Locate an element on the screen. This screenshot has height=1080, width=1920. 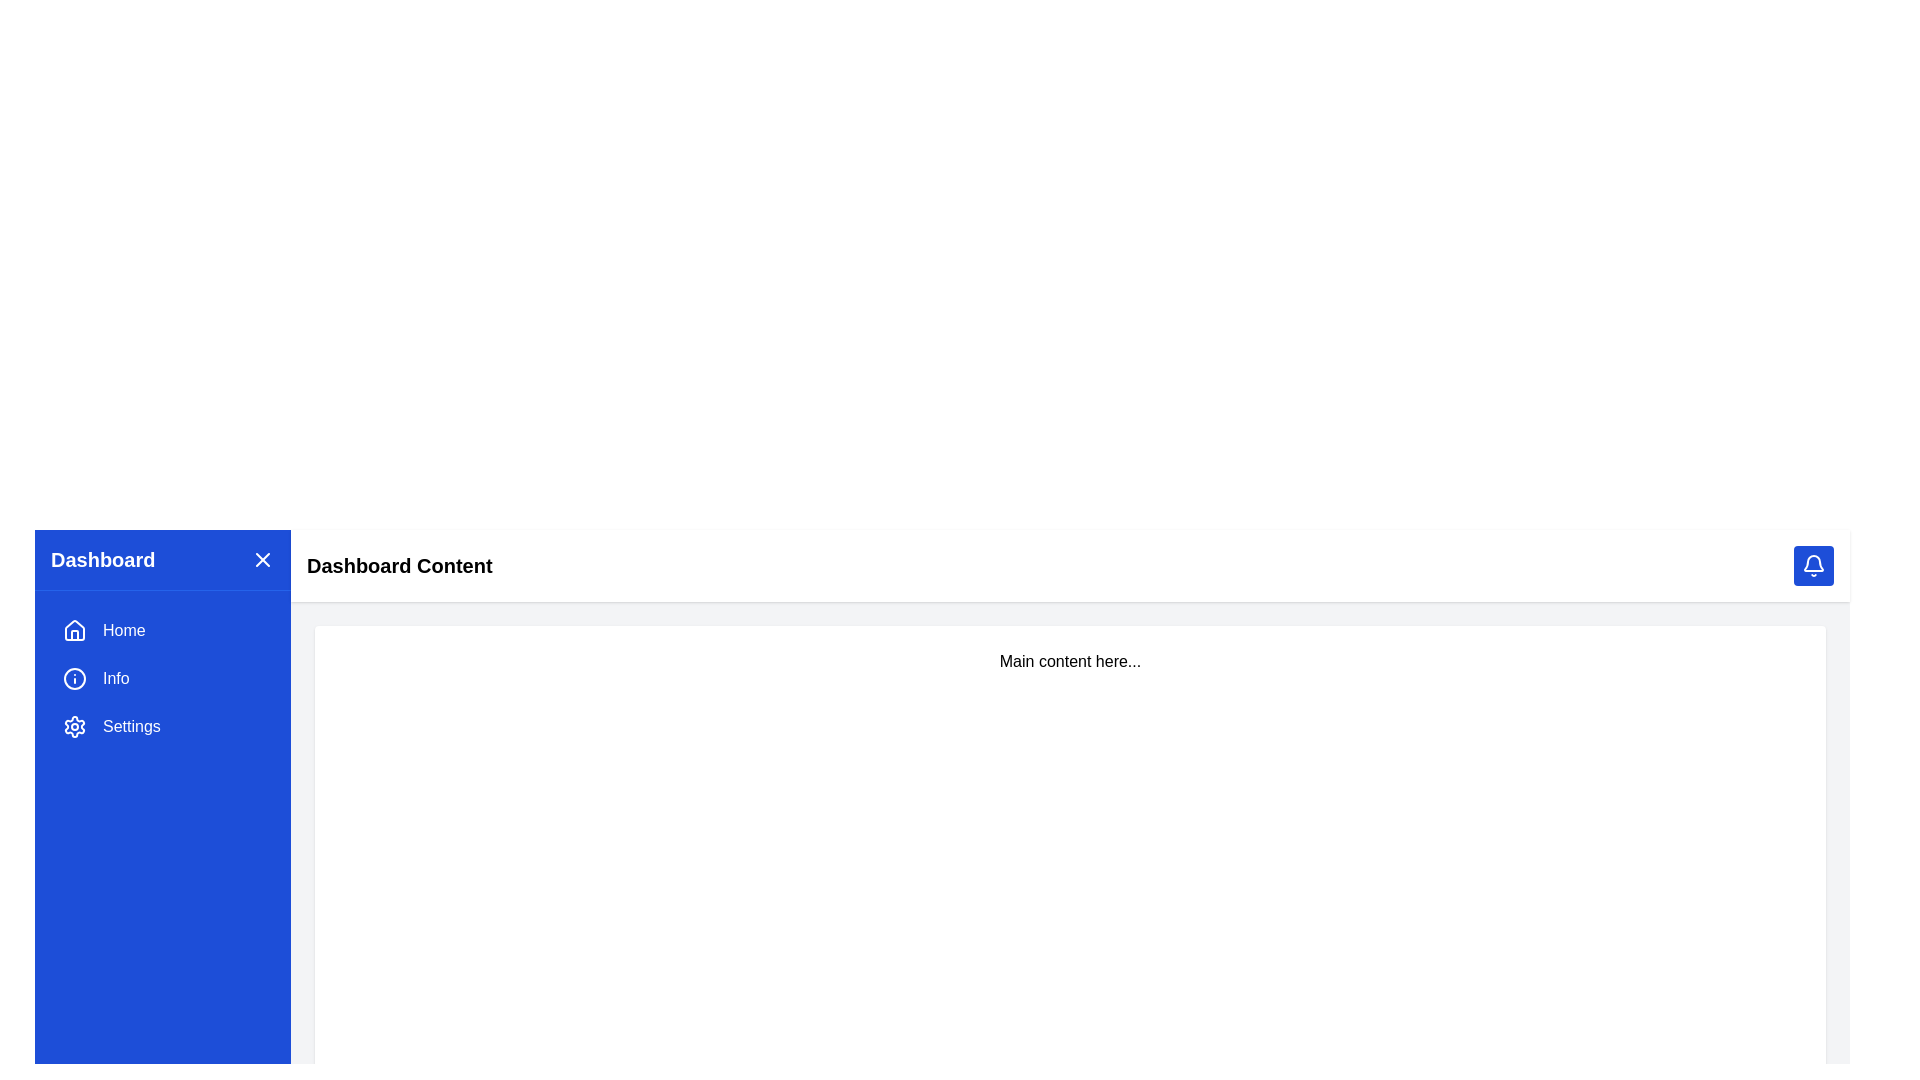
the 'Home' icon located in the left navigation panel is located at coordinates (75, 628).